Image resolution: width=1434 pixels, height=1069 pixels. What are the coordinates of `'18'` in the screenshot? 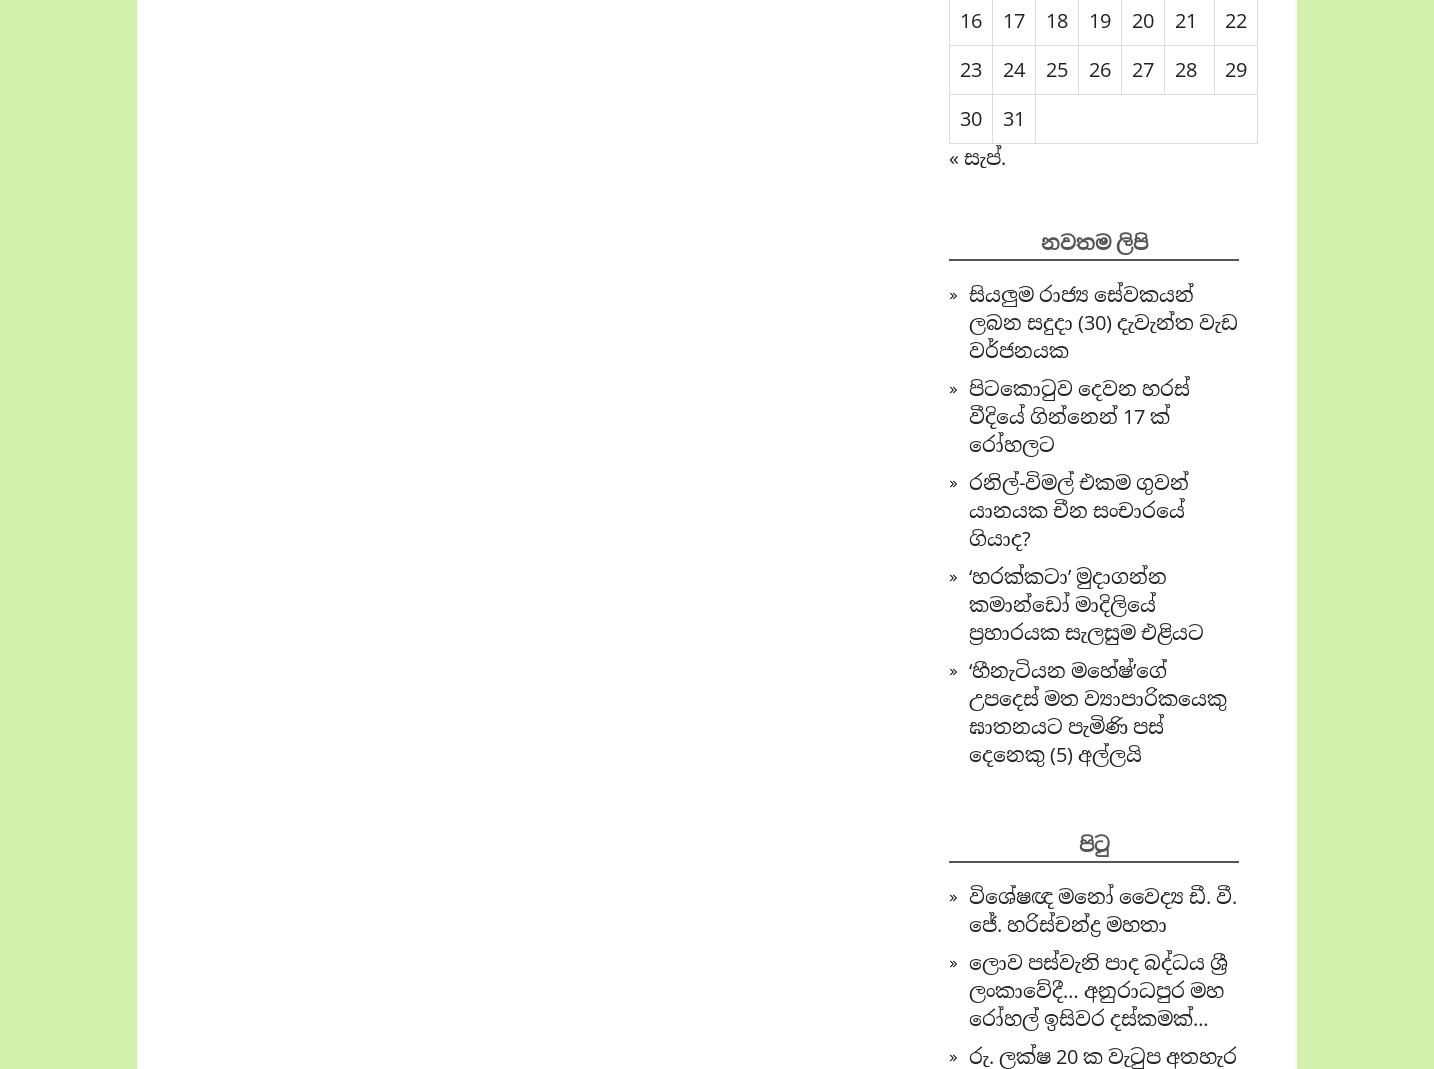 It's located at (1056, 19).